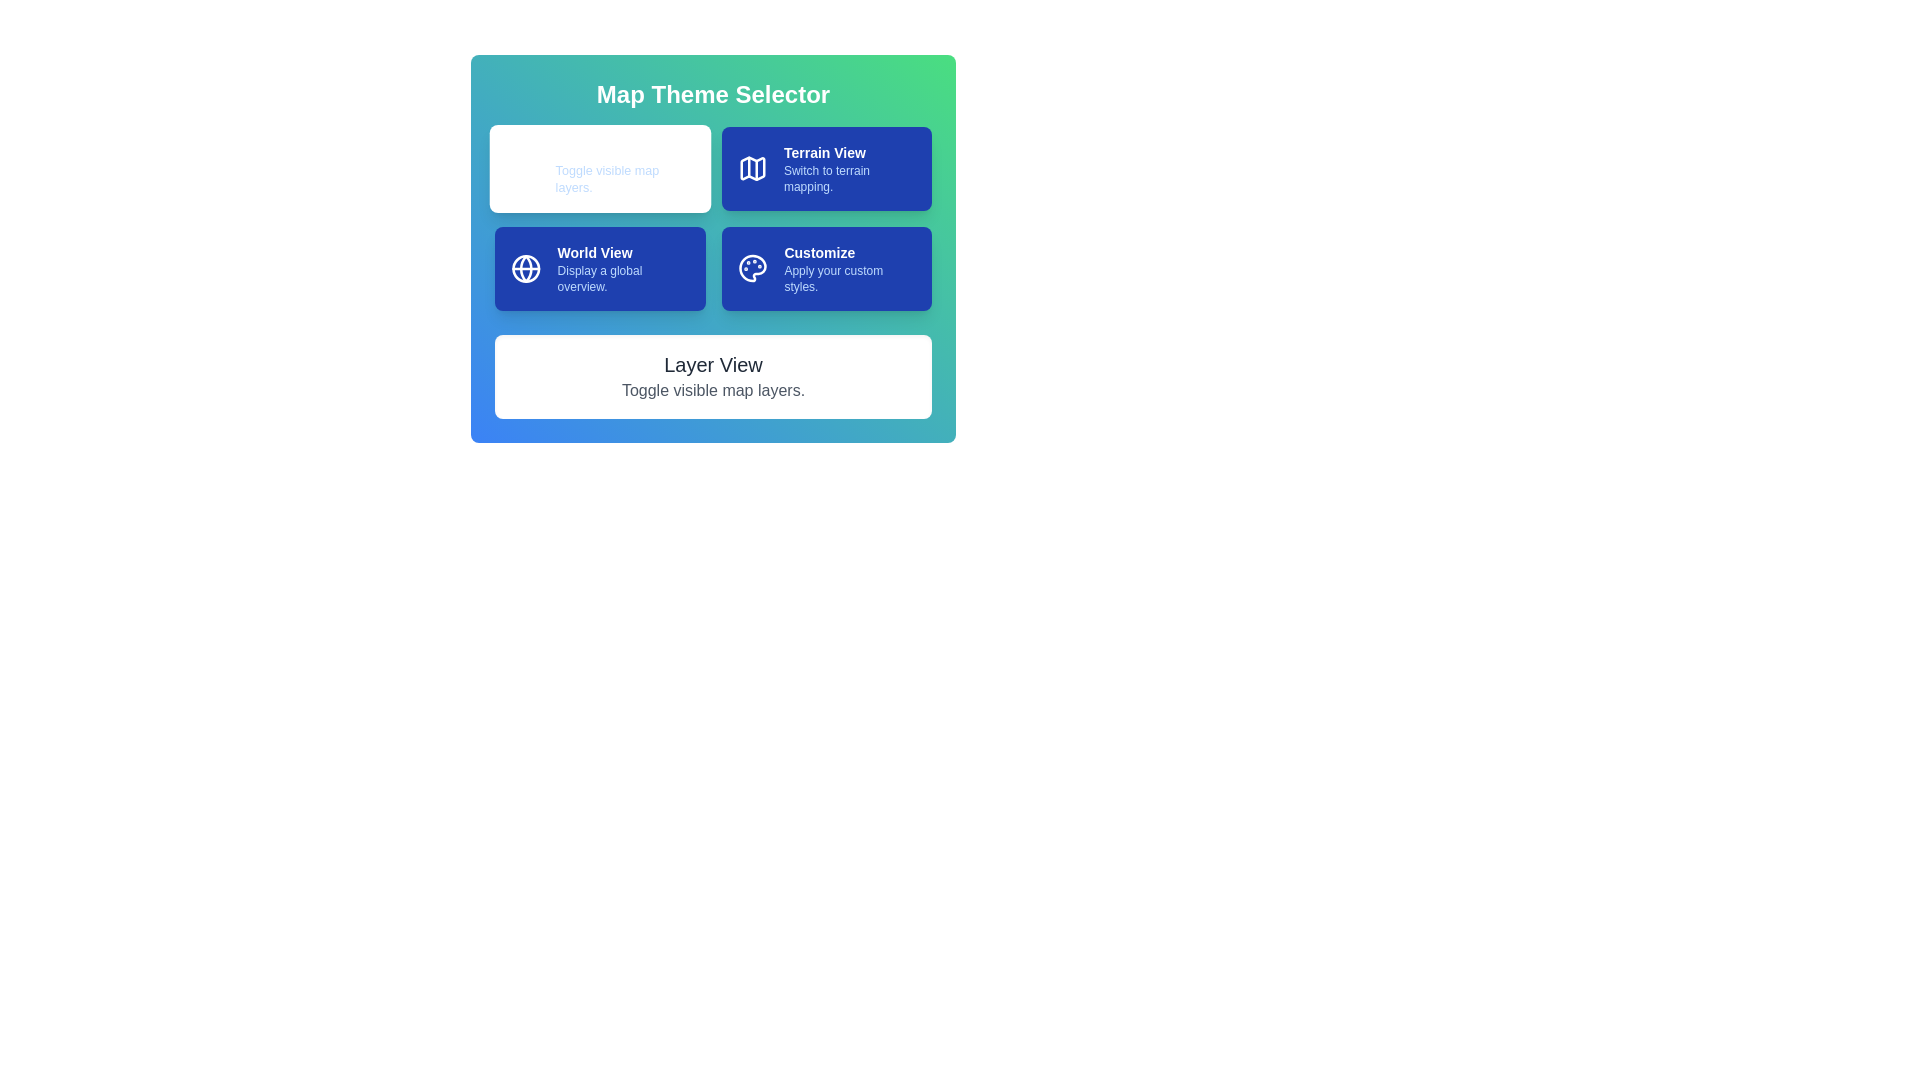 Image resolution: width=1920 pixels, height=1080 pixels. Describe the element at coordinates (526, 268) in the screenshot. I see `the globe icon representing the global overview feature, located to the left of the 'World View' text in the Map Theme Selector interface` at that location.